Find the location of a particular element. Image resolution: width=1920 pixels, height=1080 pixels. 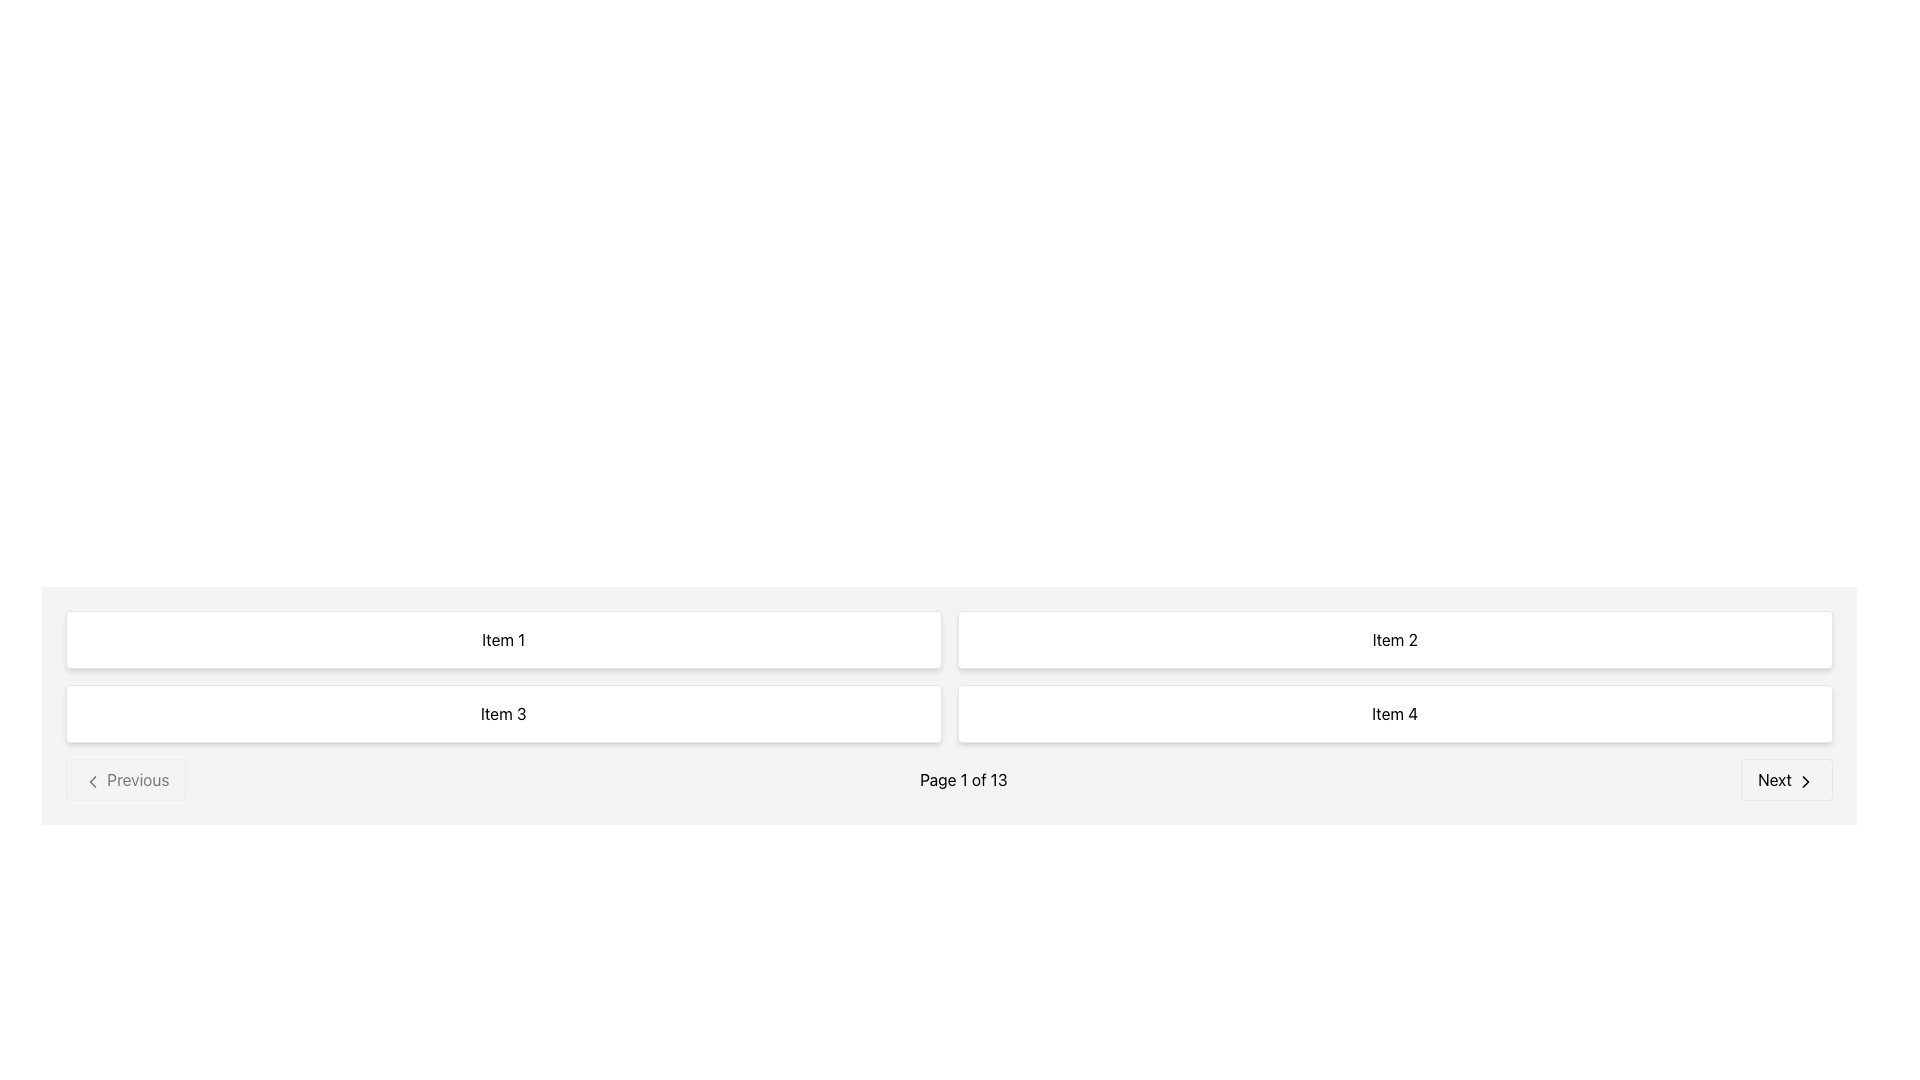

current page number displayed in the text element located at the center of the pagination bar, positioned between the 'Previous' and 'Next' buttons is located at coordinates (963, 778).